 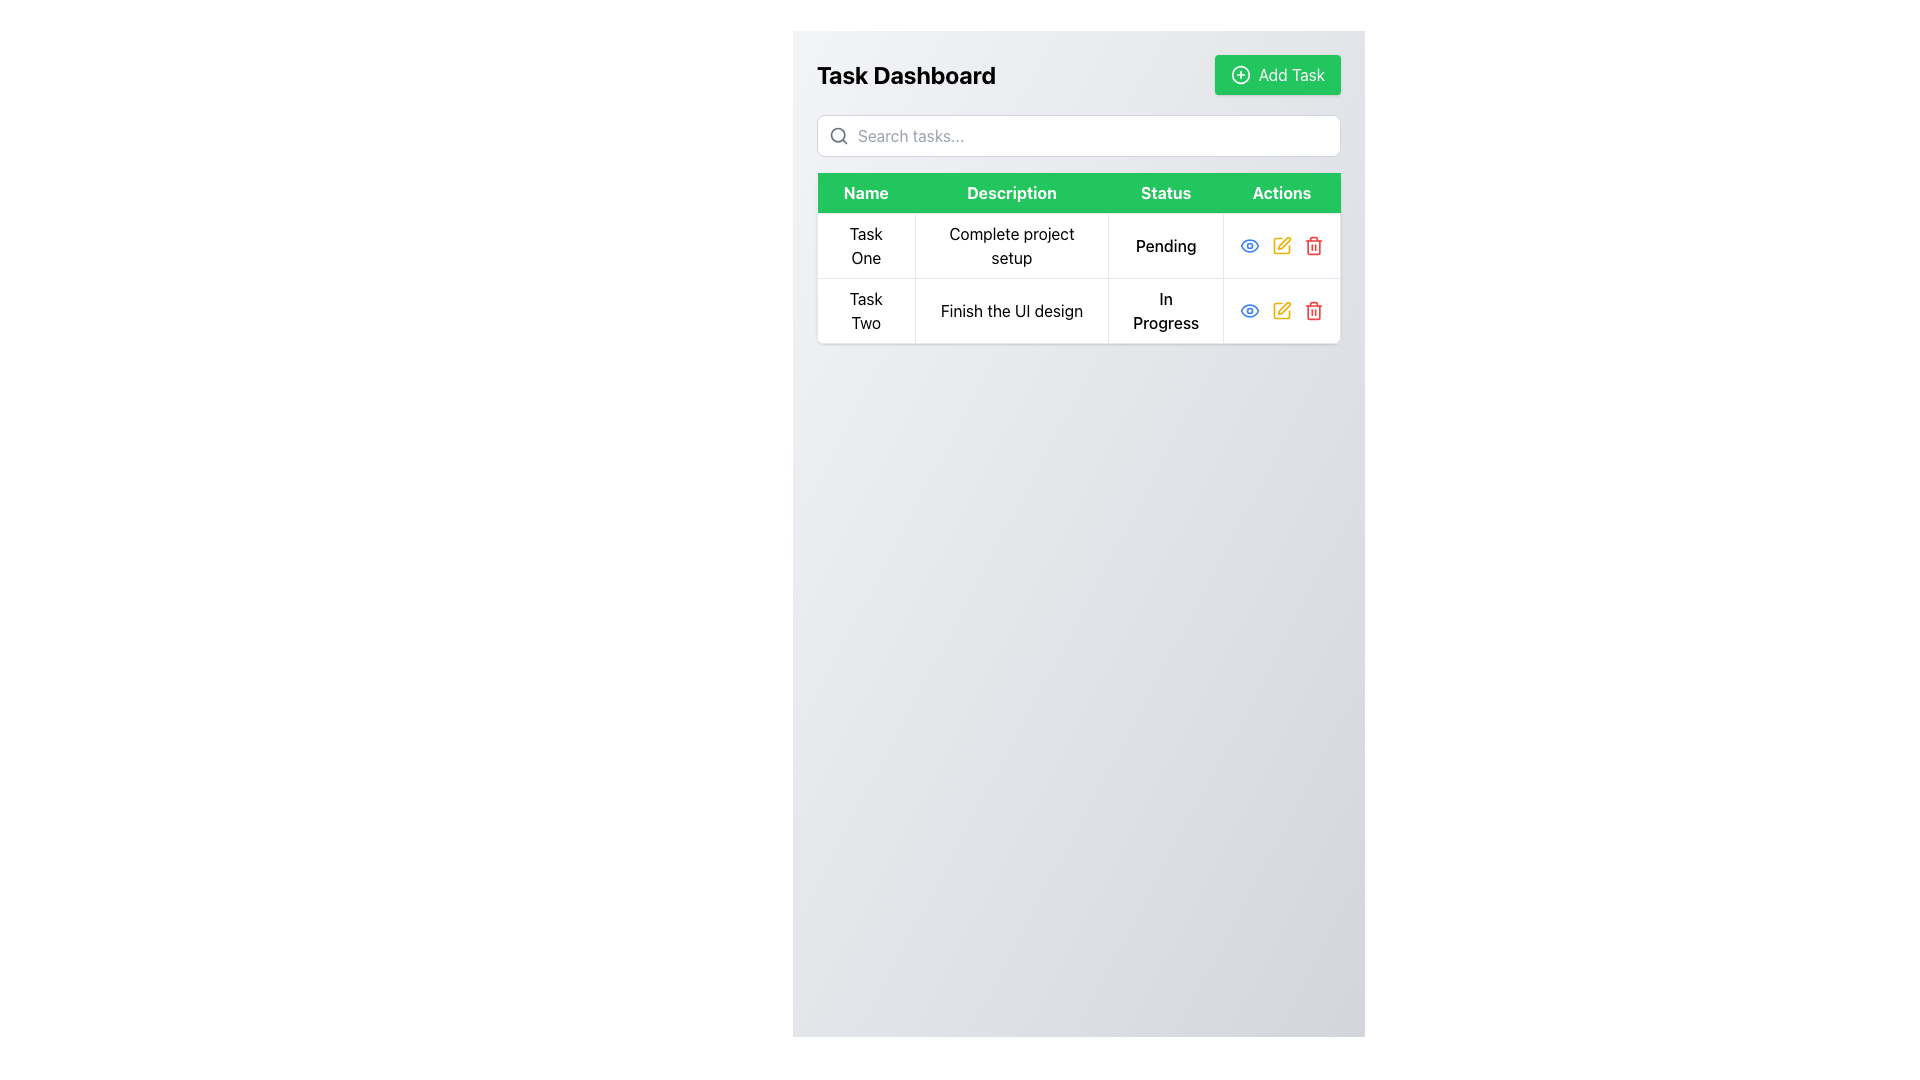 I want to click on the second row in the Task Dashboard table that contains the task name 'Task Two', which is directly below 'Task One', so click(x=1078, y=311).